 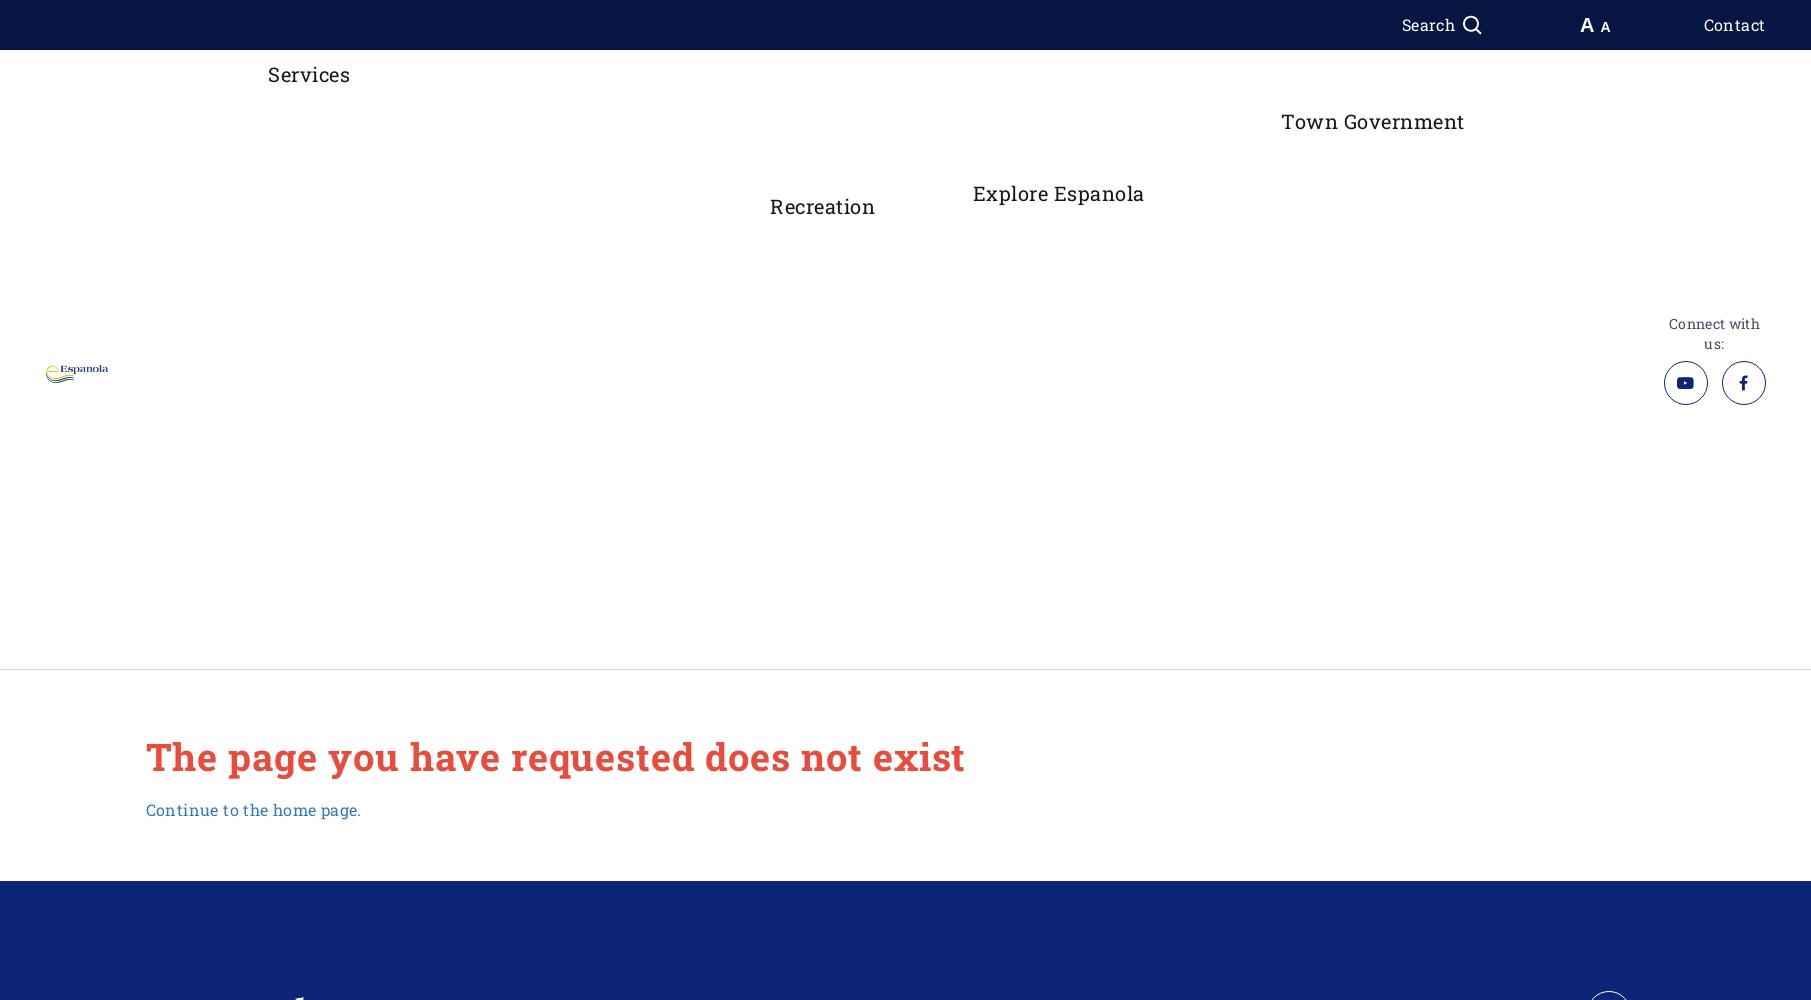 What do you see at coordinates (437, 558) in the screenshot?
I see `'Provincial Offences'` at bounding box center [437, 558].